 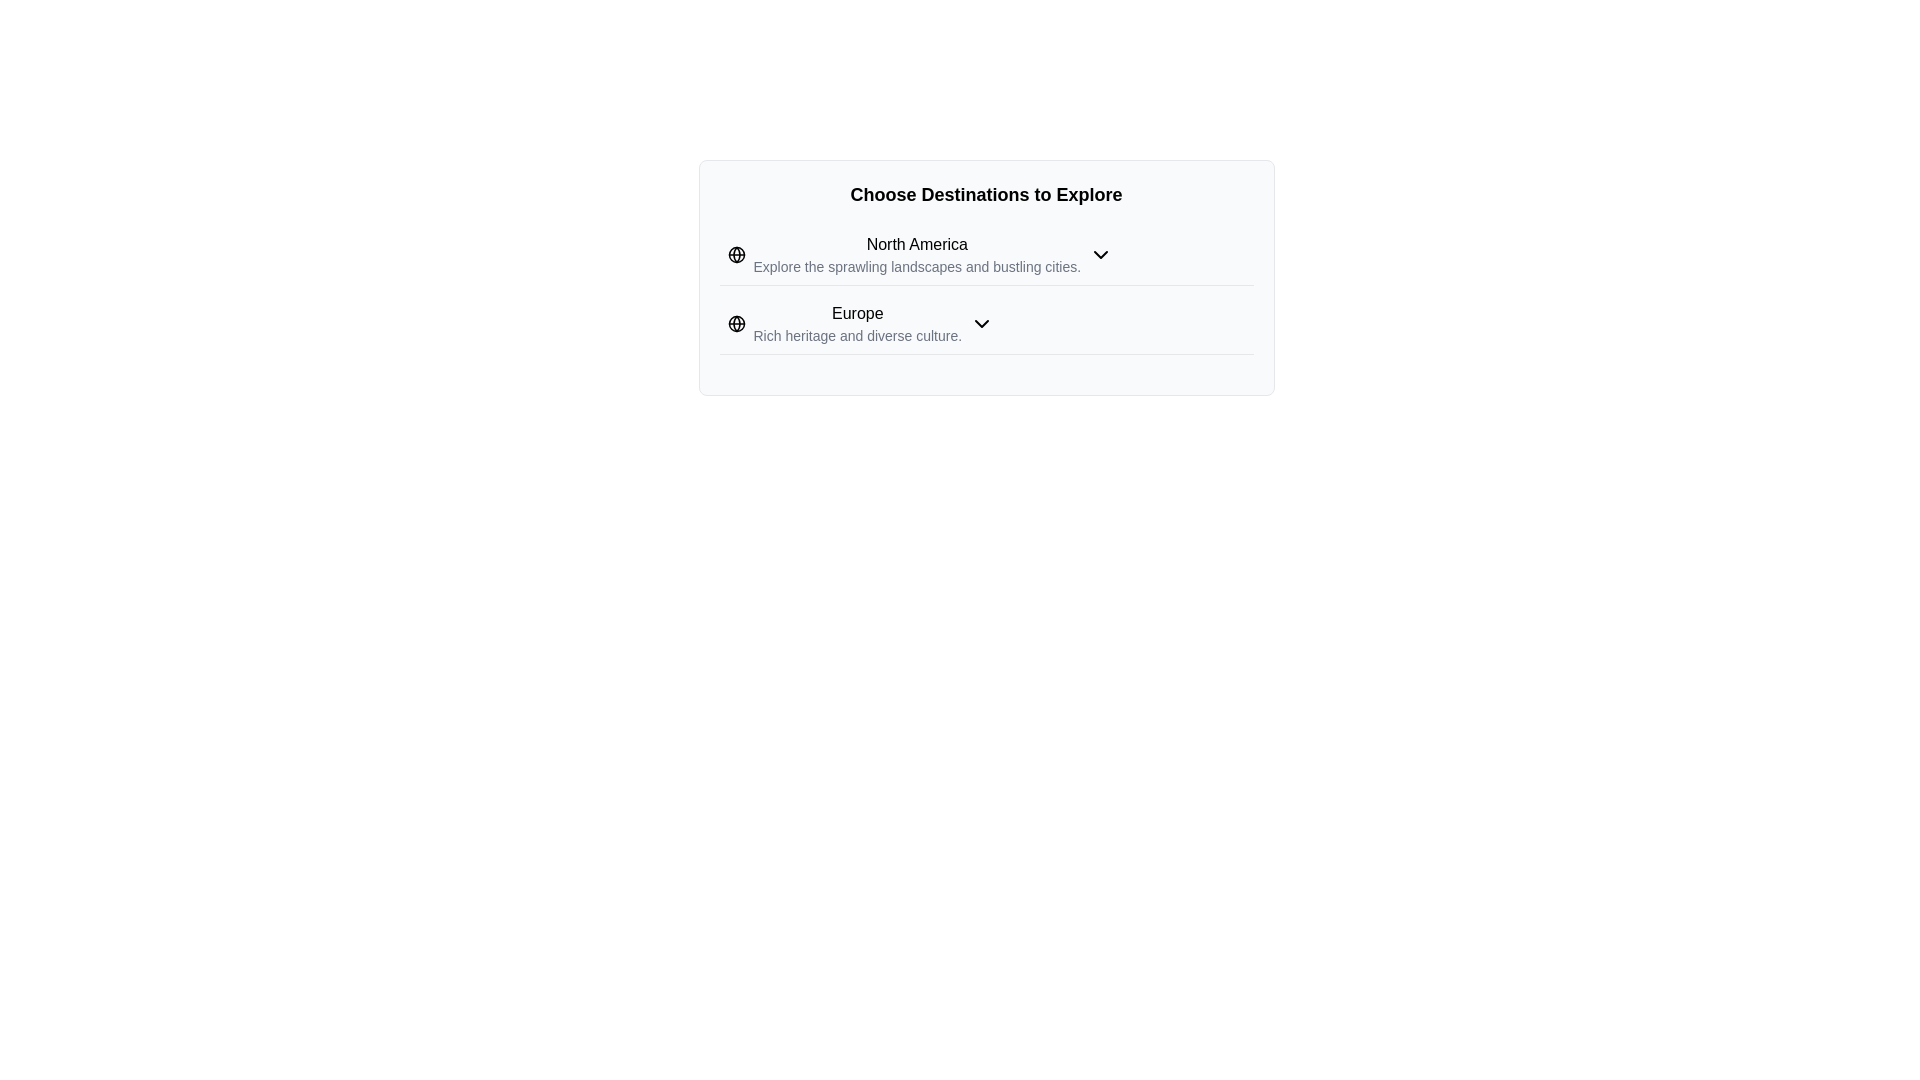 What do you see at coordinates (916, 265) in the screenshot?
I see `the text label providing additional information about the 'North America' section, which is positioned below the header text 'North America'` at bounding box center [916, 265].